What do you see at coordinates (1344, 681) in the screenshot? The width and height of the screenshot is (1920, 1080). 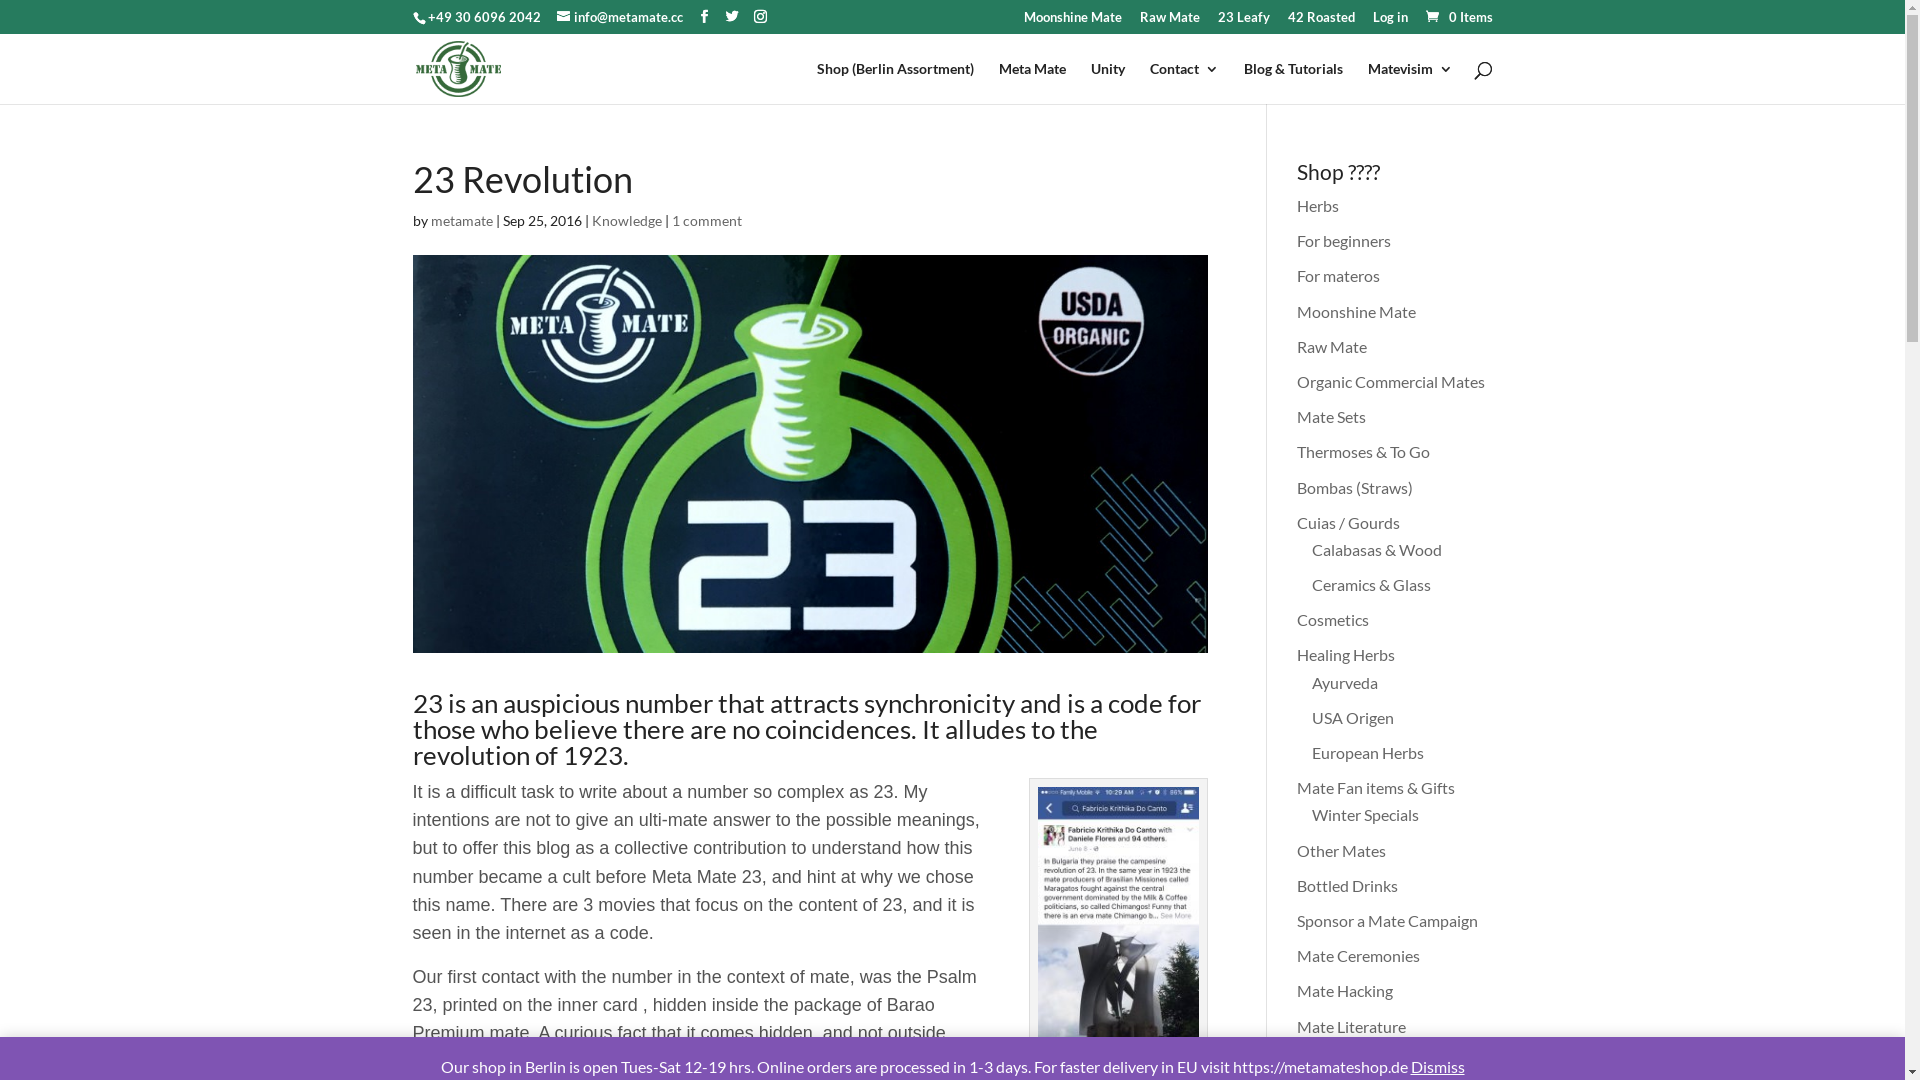 I see `'Ayurveda'` at bounding box center [1344, 681].